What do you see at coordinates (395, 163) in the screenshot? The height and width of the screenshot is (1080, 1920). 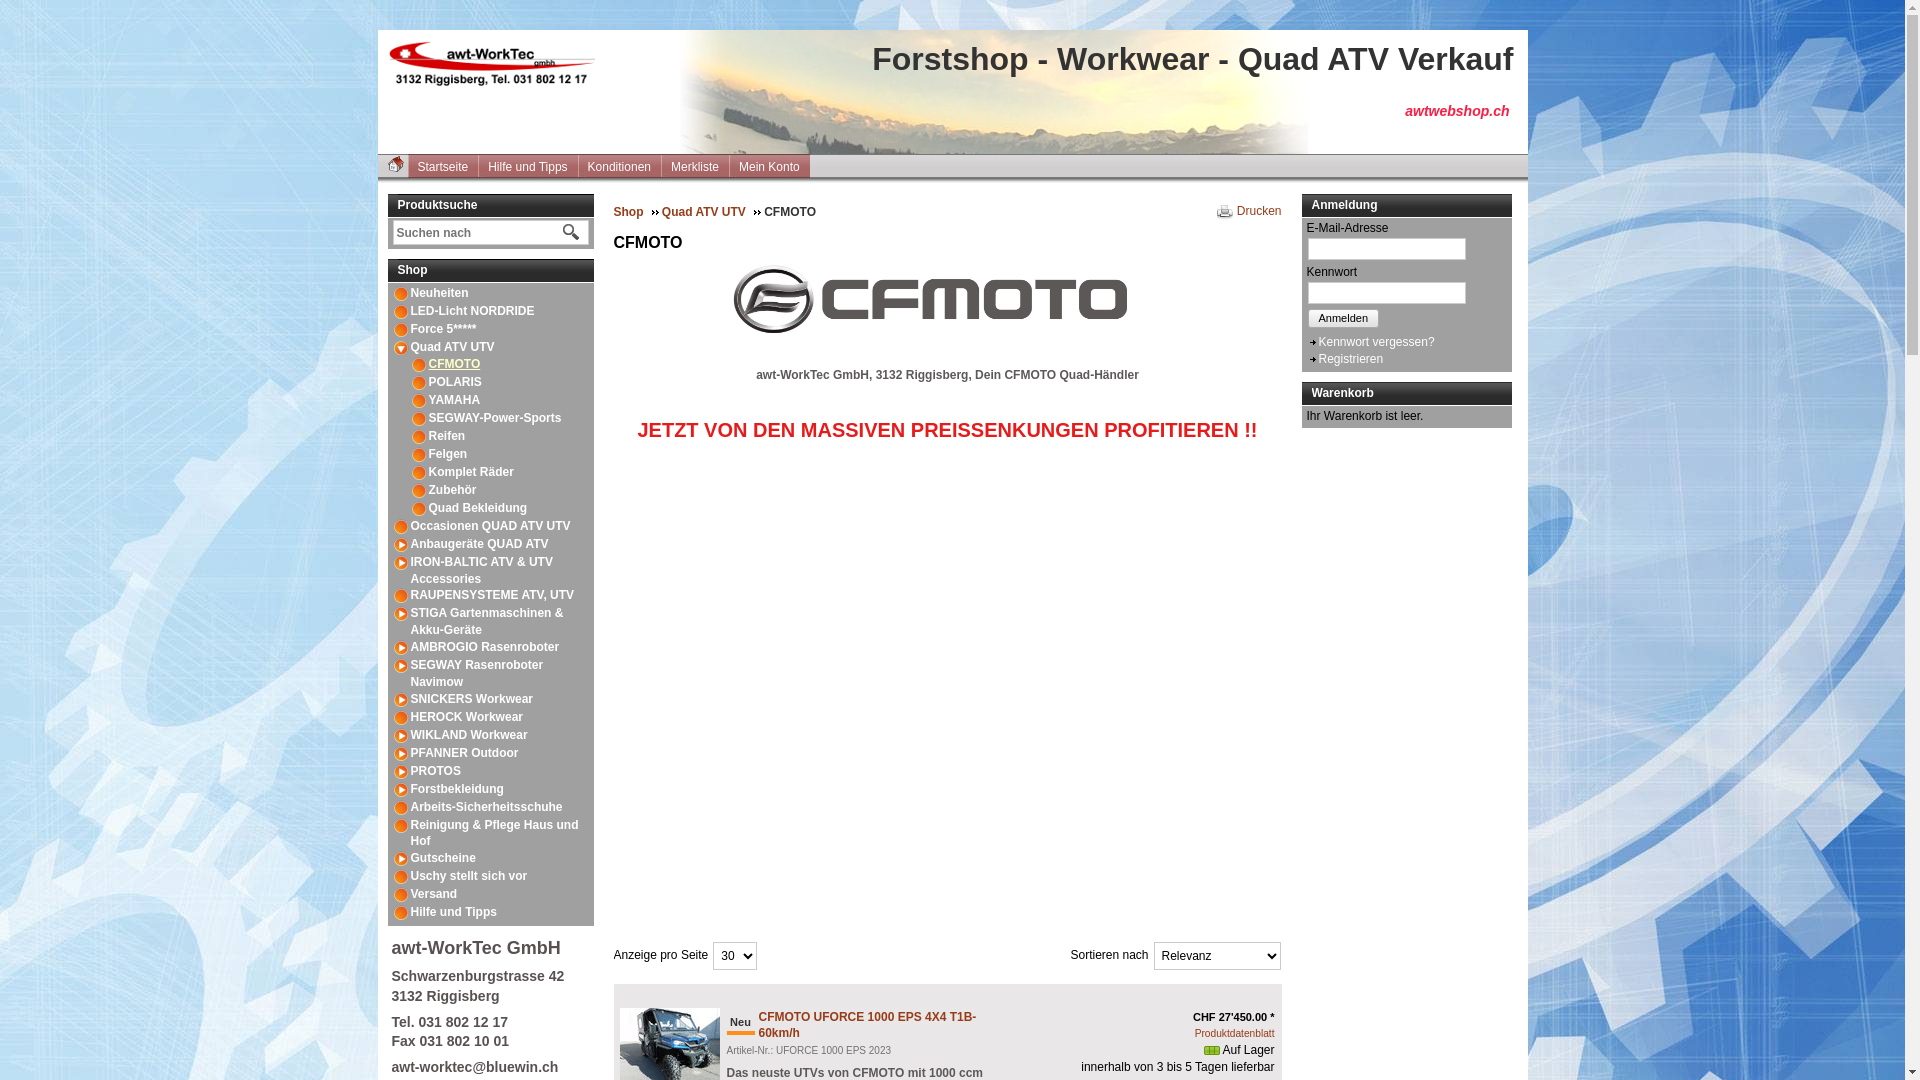 I see `'Startseite'` at bounding box center [395, 163].